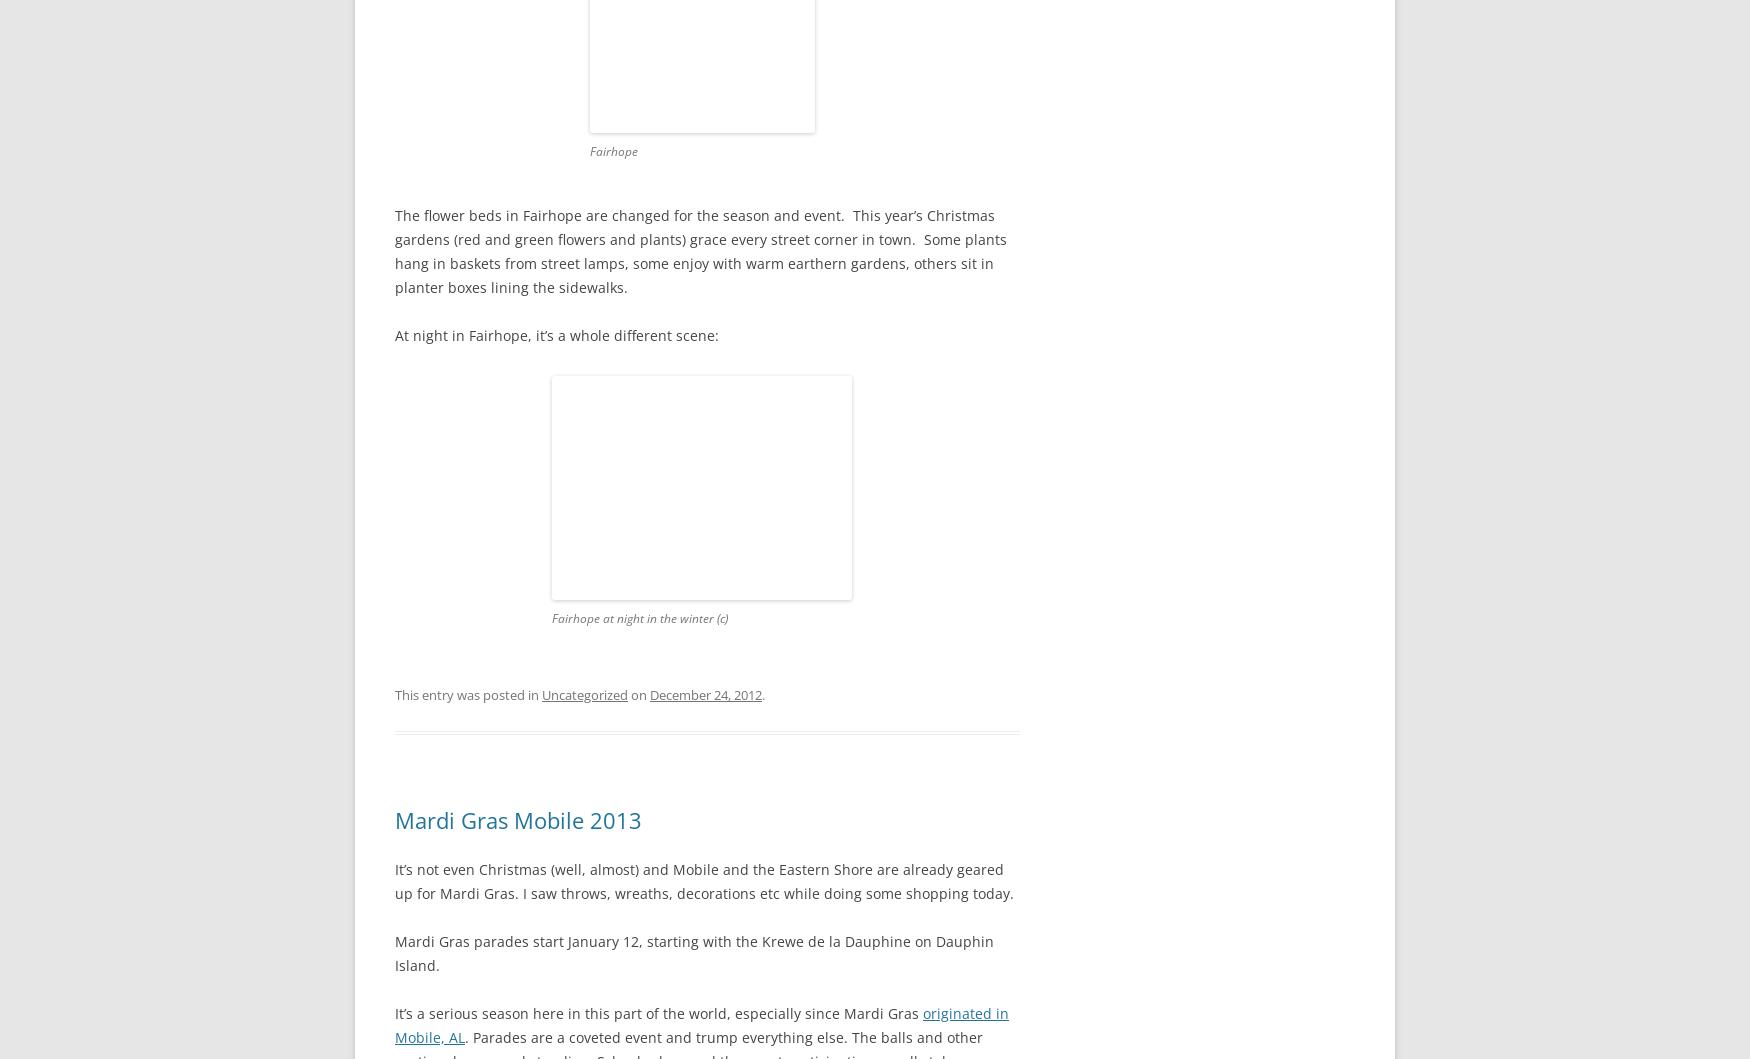 This screenshot has width=1750, height=1059. Describe the element at coordinates (762, 695) in the screenshot. I see `'.'` at that location.